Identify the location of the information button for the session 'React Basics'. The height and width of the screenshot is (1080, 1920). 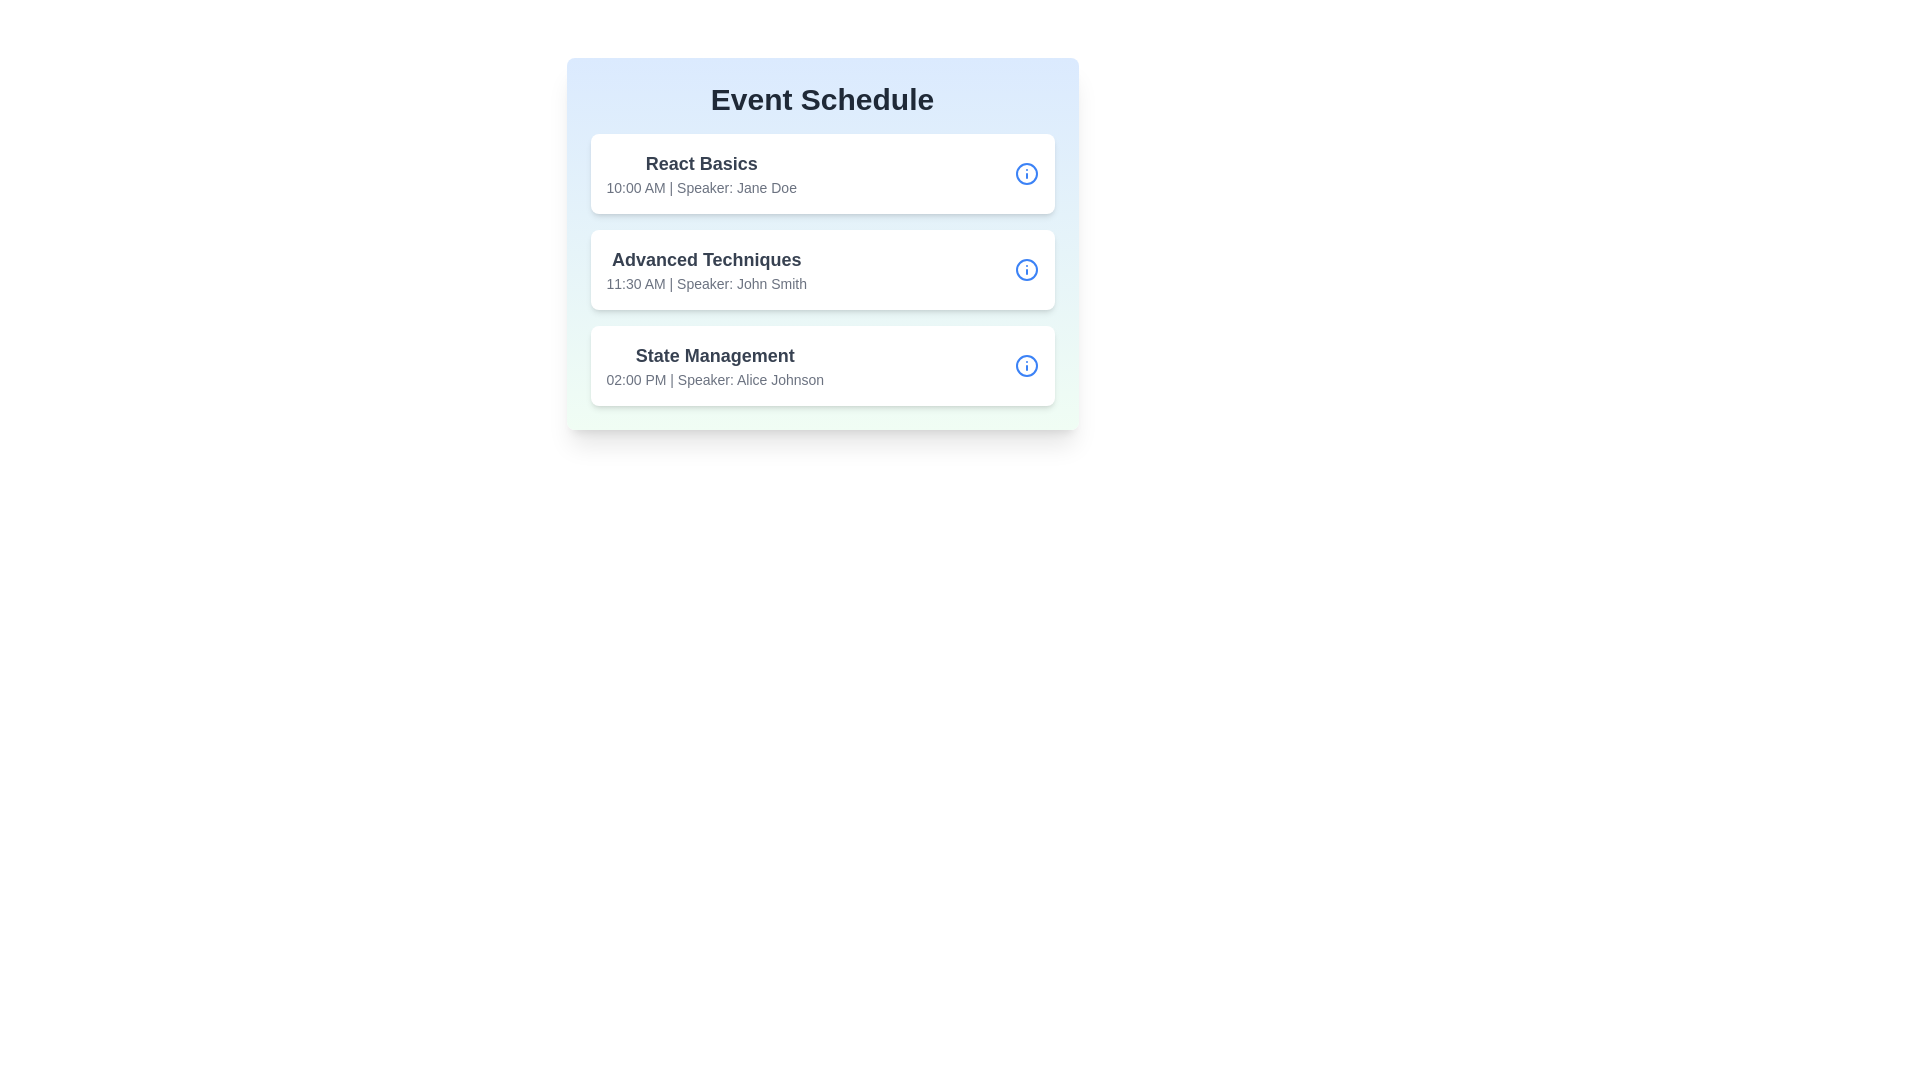
(1026, 172).